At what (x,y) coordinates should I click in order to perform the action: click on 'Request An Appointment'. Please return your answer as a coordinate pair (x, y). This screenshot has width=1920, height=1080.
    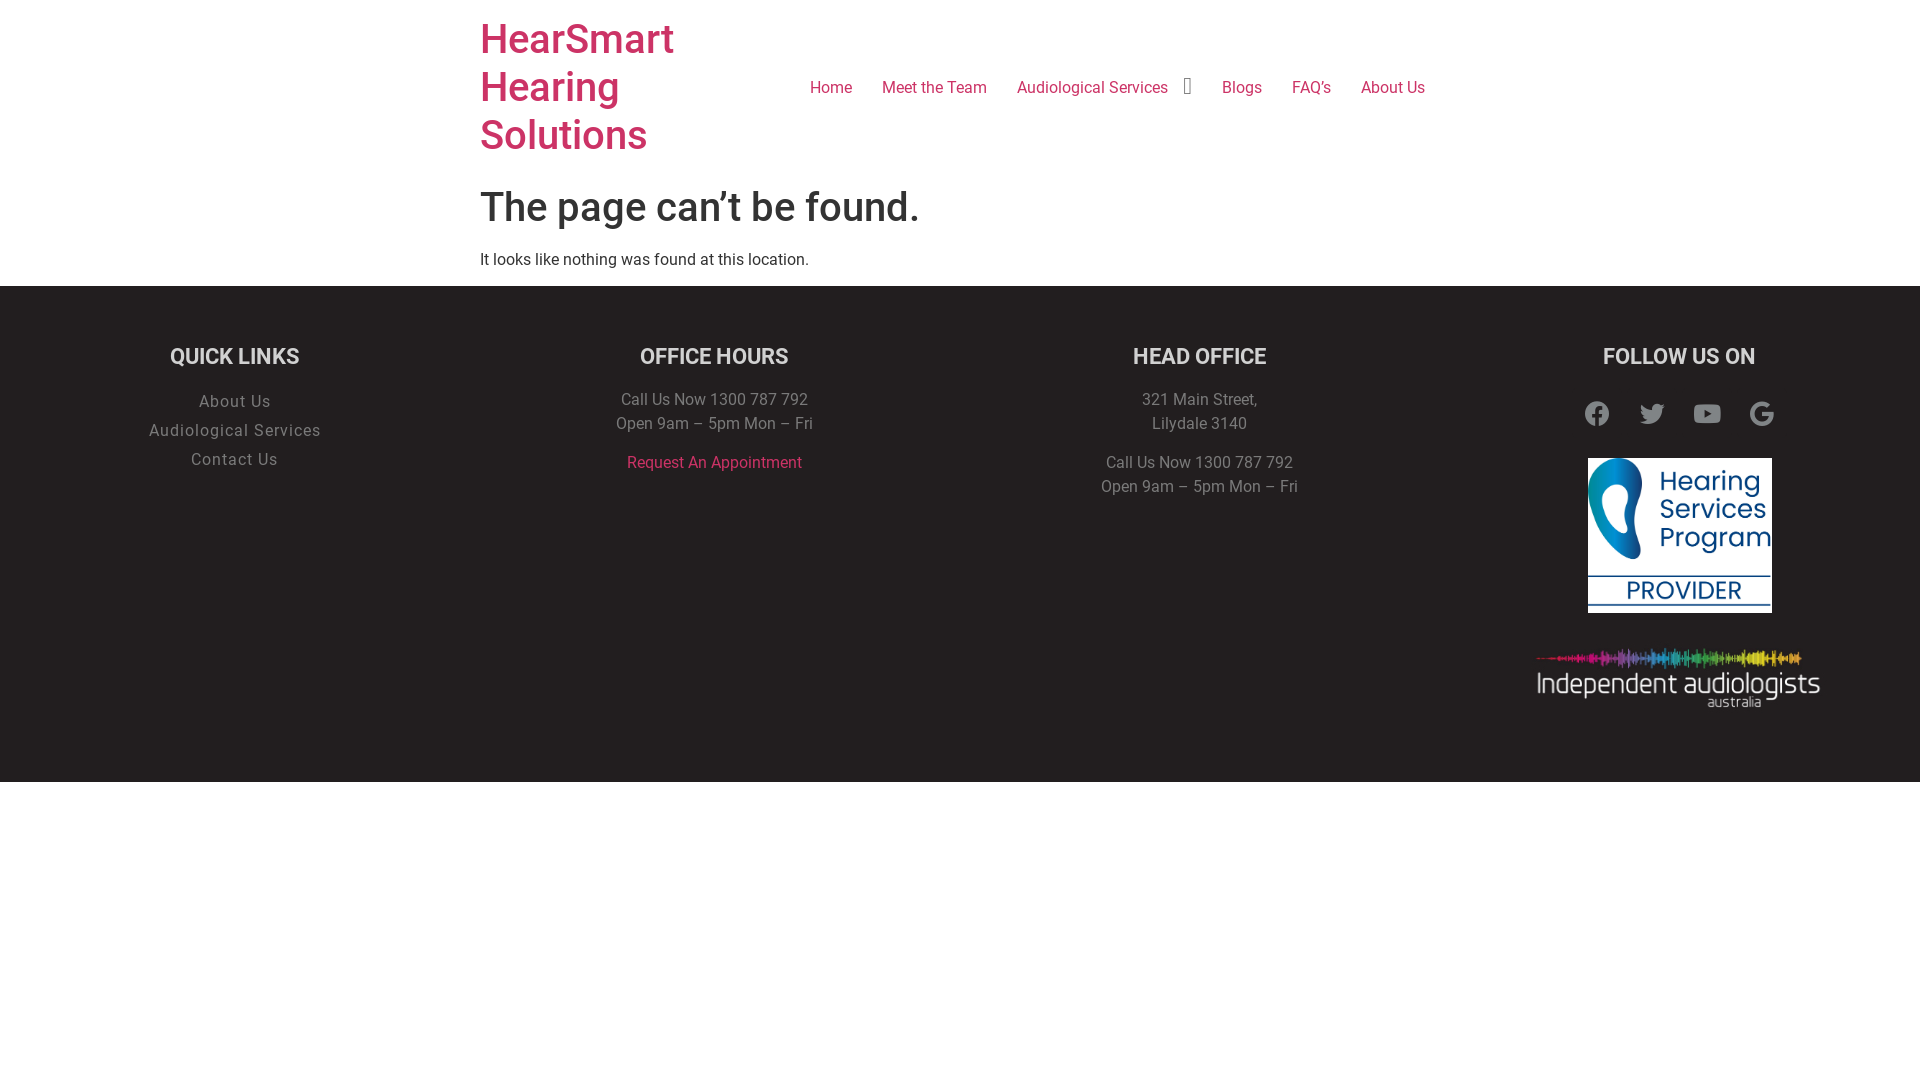
    Looking at the image, I should click on (714, 462).